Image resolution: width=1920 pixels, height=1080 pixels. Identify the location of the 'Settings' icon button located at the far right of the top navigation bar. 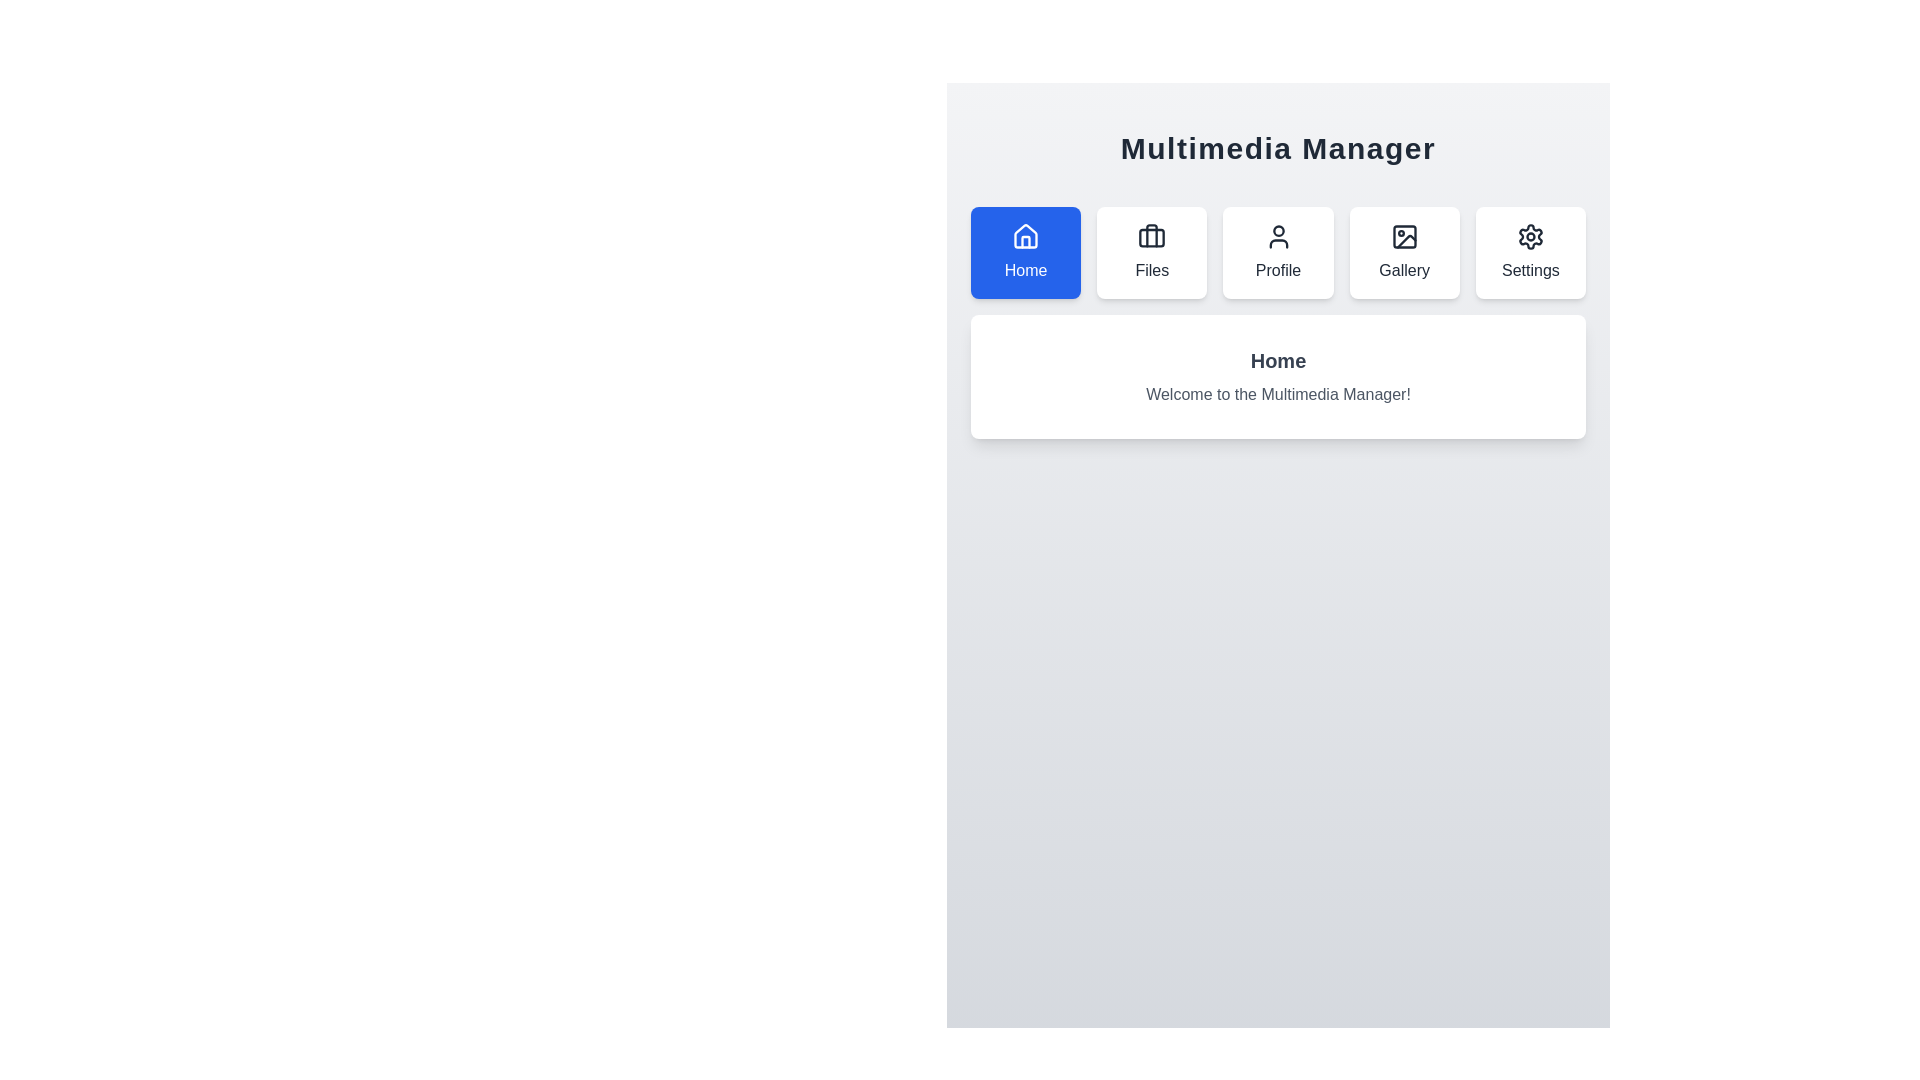
(1529, 235).